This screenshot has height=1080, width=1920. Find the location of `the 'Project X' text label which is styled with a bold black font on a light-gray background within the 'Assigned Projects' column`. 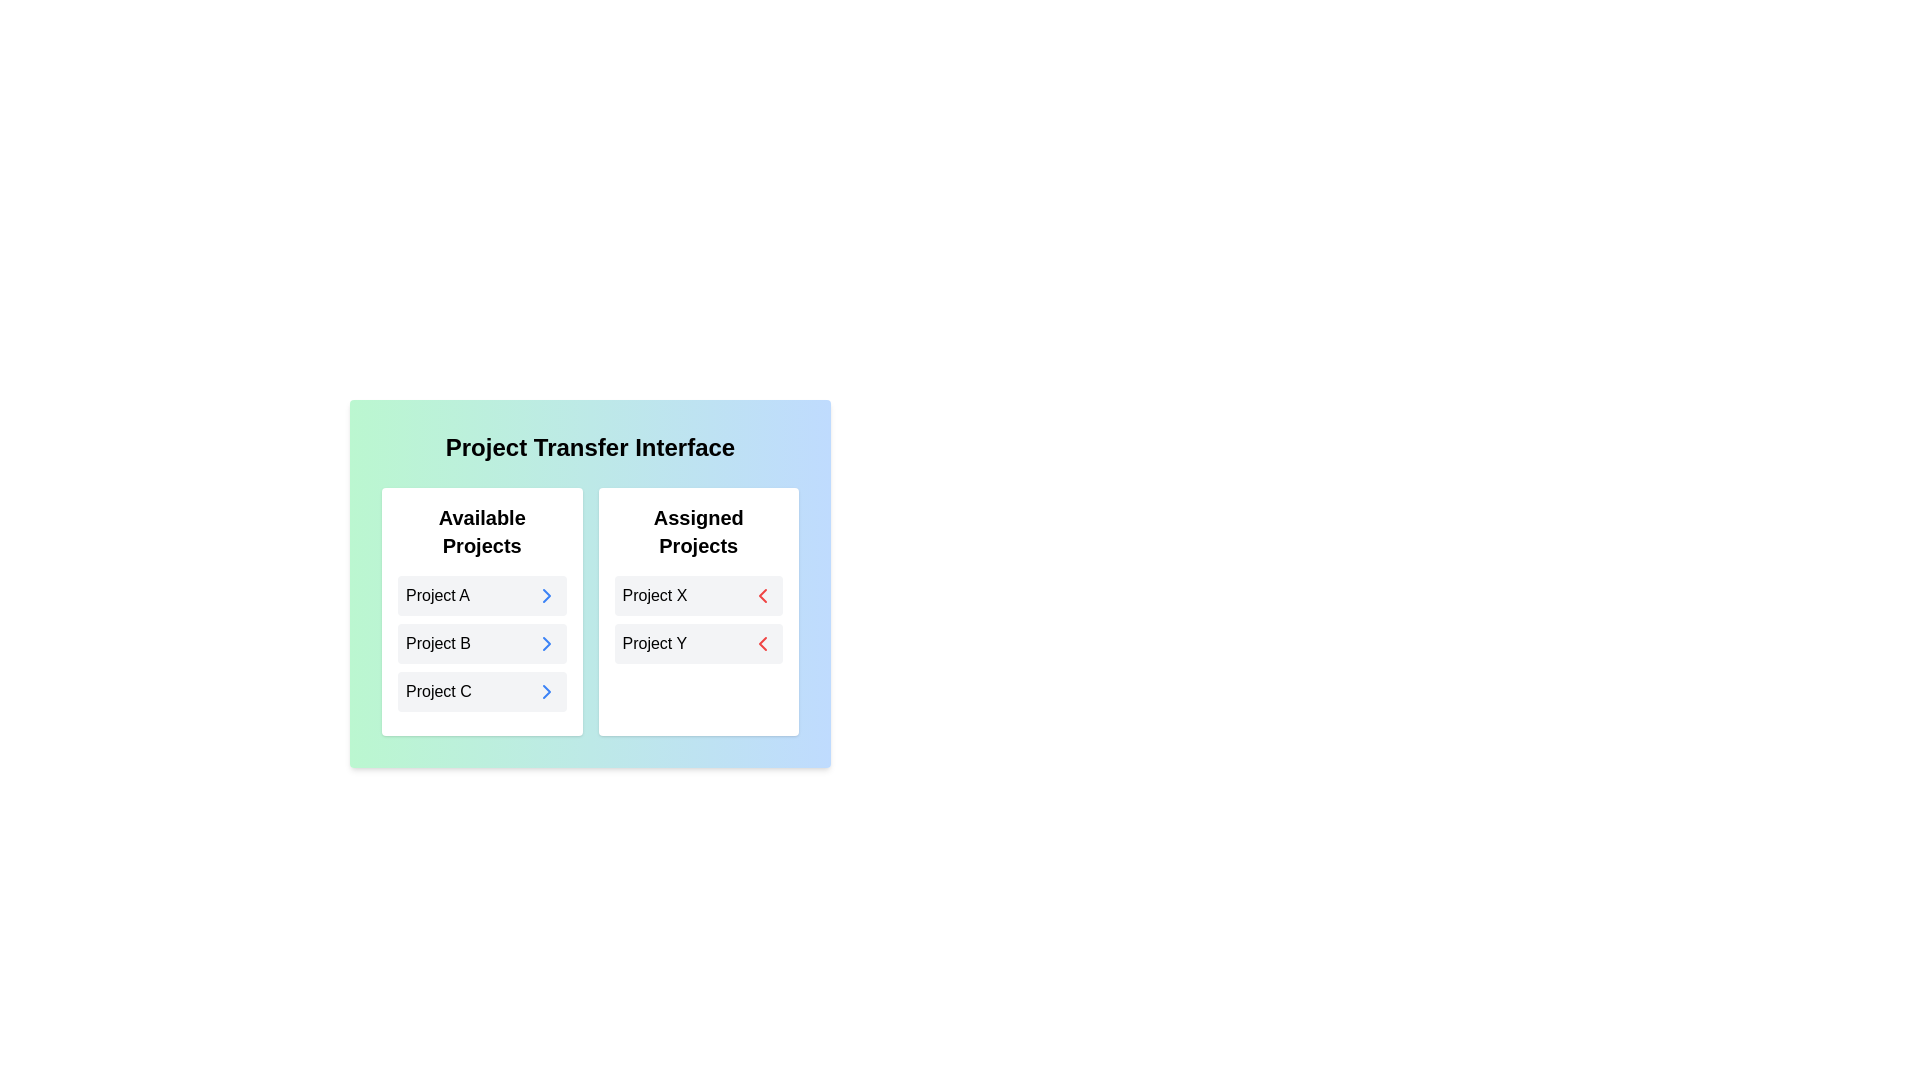

the 'Project X' text label which is styled with a bold black font on a light-gray background within the 'Assigned Projects' column is located at coordinates (654, 595).